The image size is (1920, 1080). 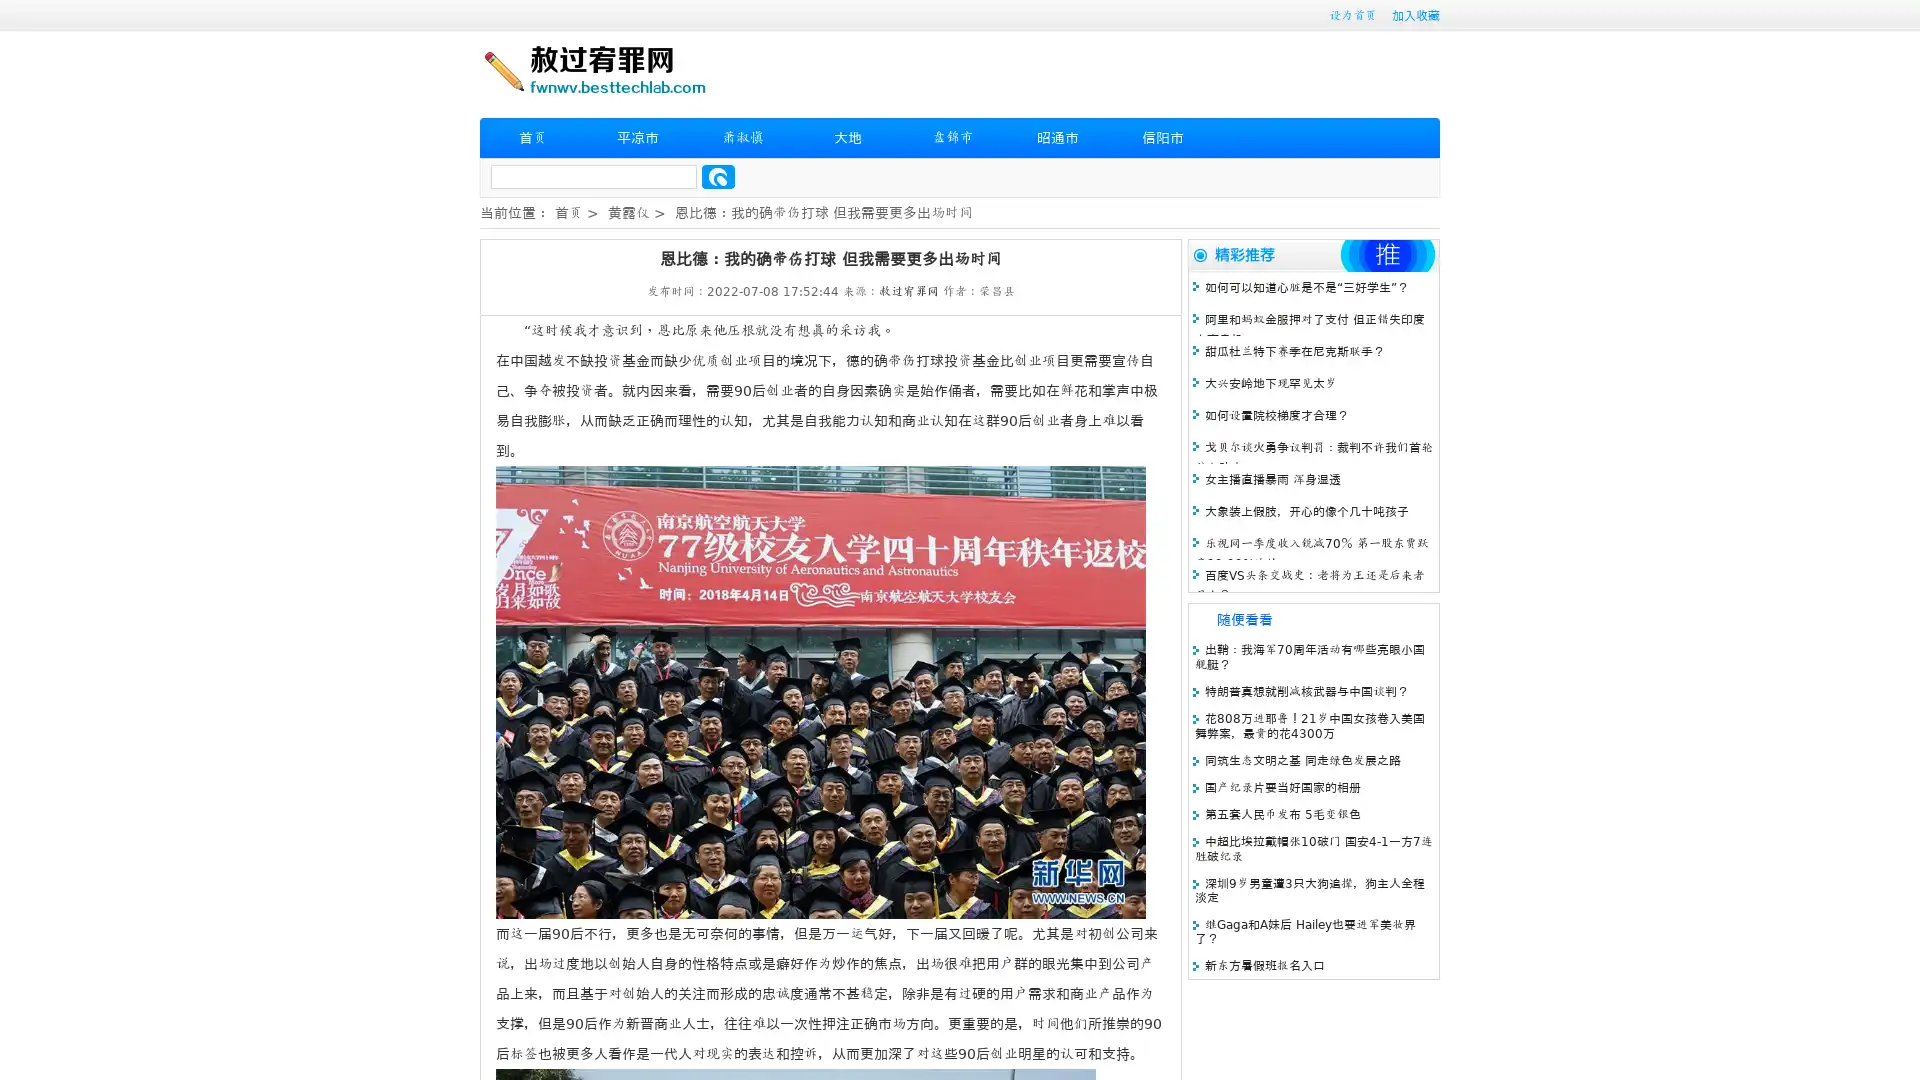 What do you see at coordinates (718, 176) in the screenshot?
I see `Search` at bounding box center [718, 176].